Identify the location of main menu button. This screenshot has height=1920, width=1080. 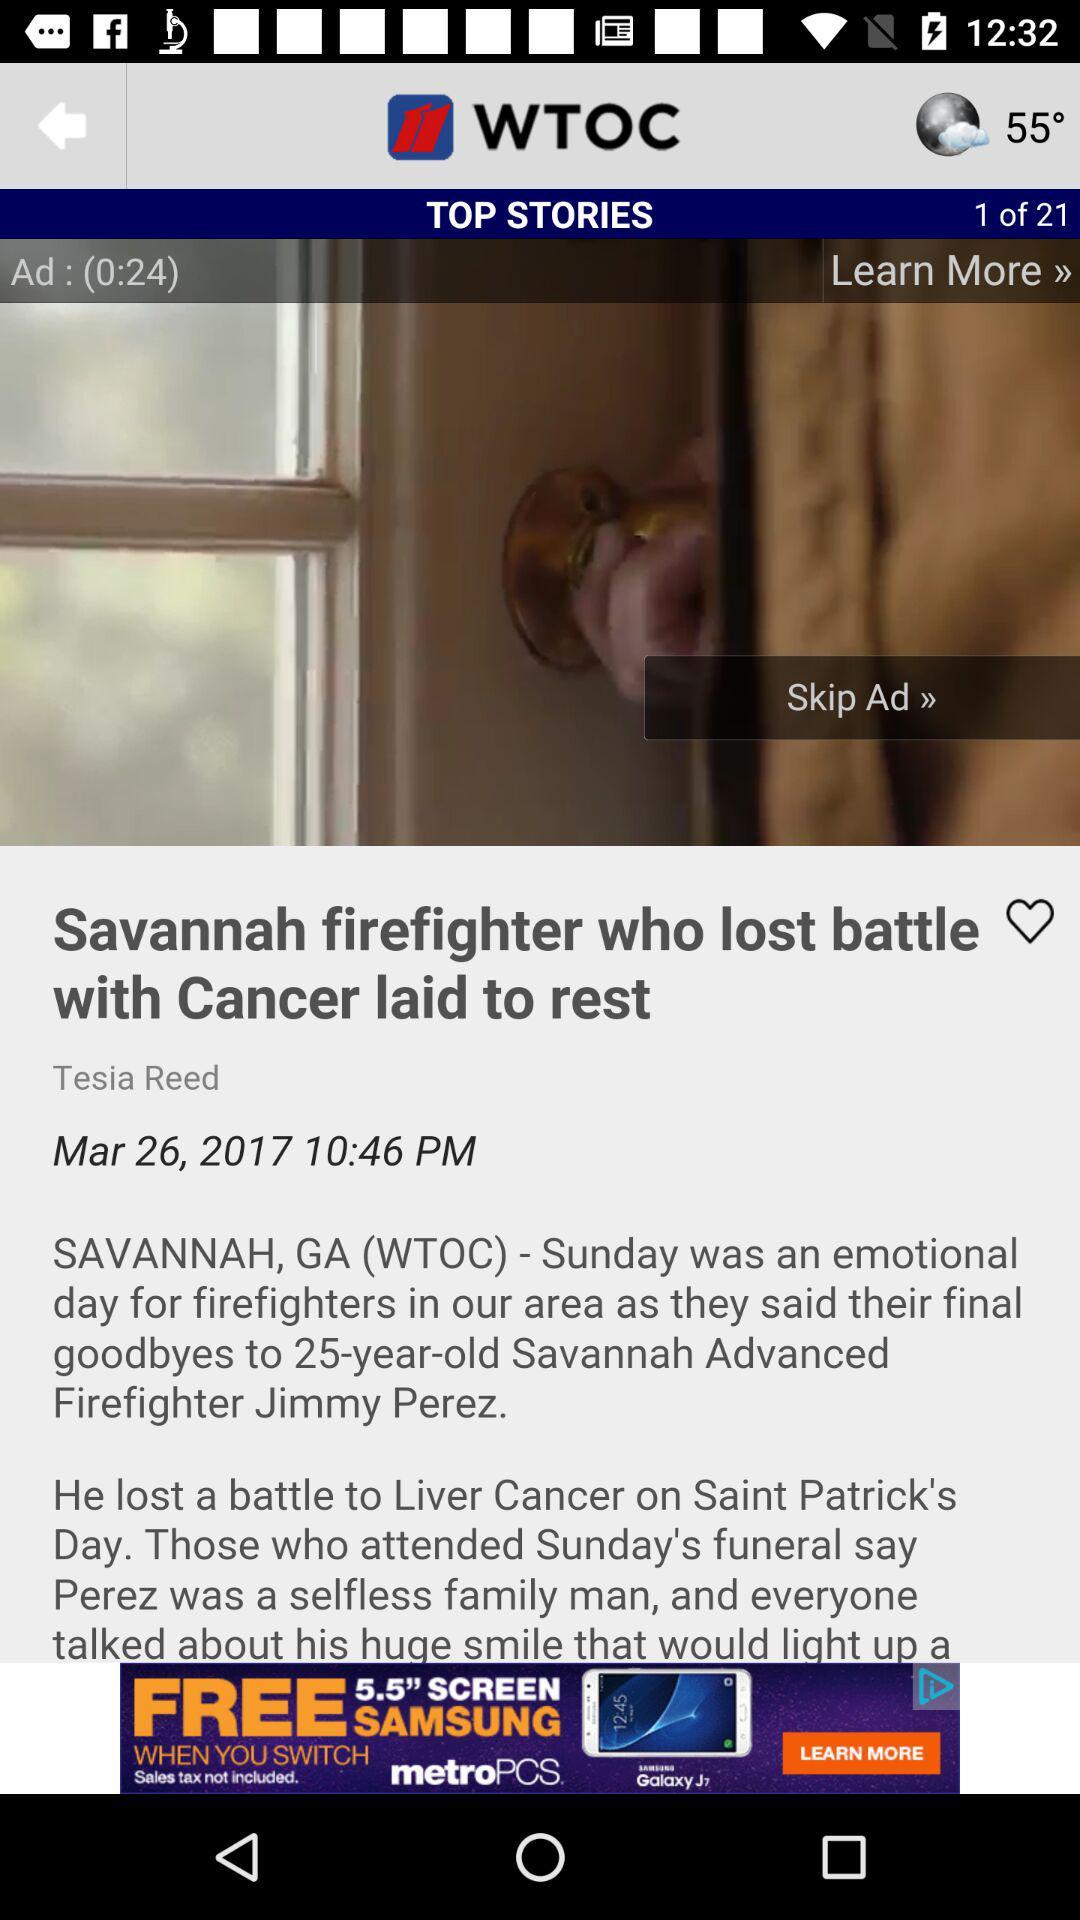
(540, 124).